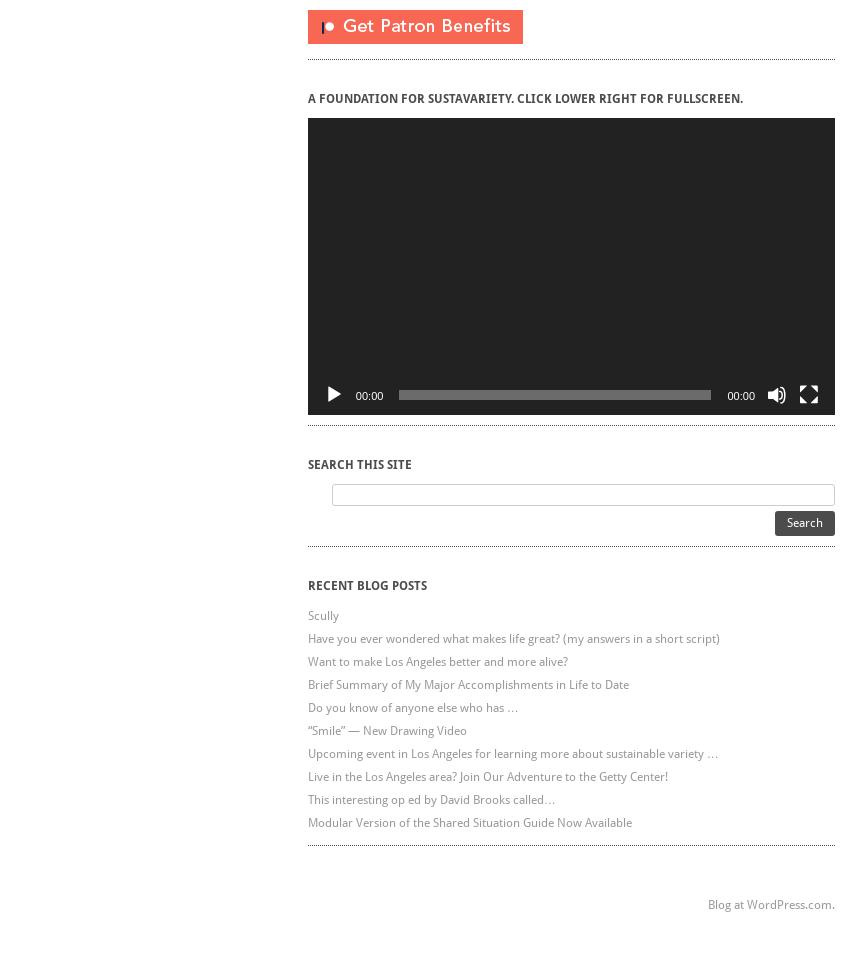  What do you see at coordinates (486, 775) in the screenshot?
I see `'Live in the Los Angeles area? Join Our Adventure to the Getty Center!'` at bounding box center [486, 775].